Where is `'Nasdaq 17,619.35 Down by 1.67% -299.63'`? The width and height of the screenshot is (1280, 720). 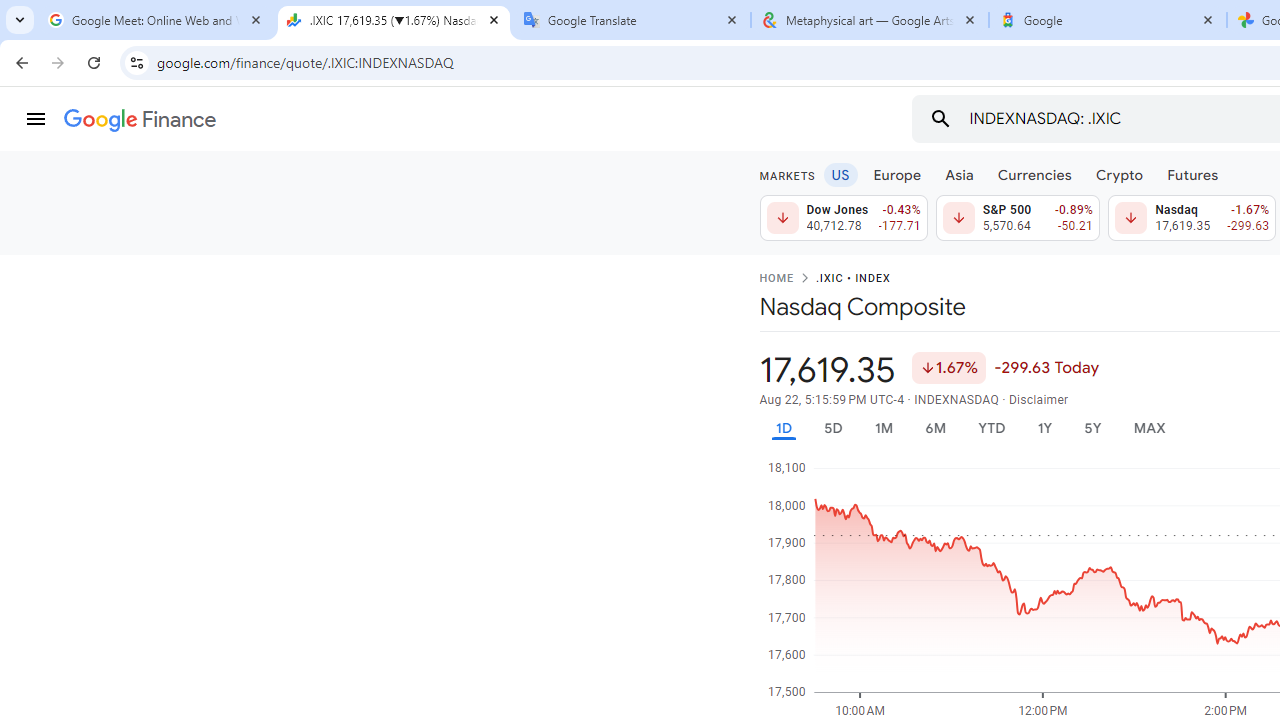 'Nasdaq 17,619.35 Down by 1.67% -299.63' is located at coordinates (1192, 218).